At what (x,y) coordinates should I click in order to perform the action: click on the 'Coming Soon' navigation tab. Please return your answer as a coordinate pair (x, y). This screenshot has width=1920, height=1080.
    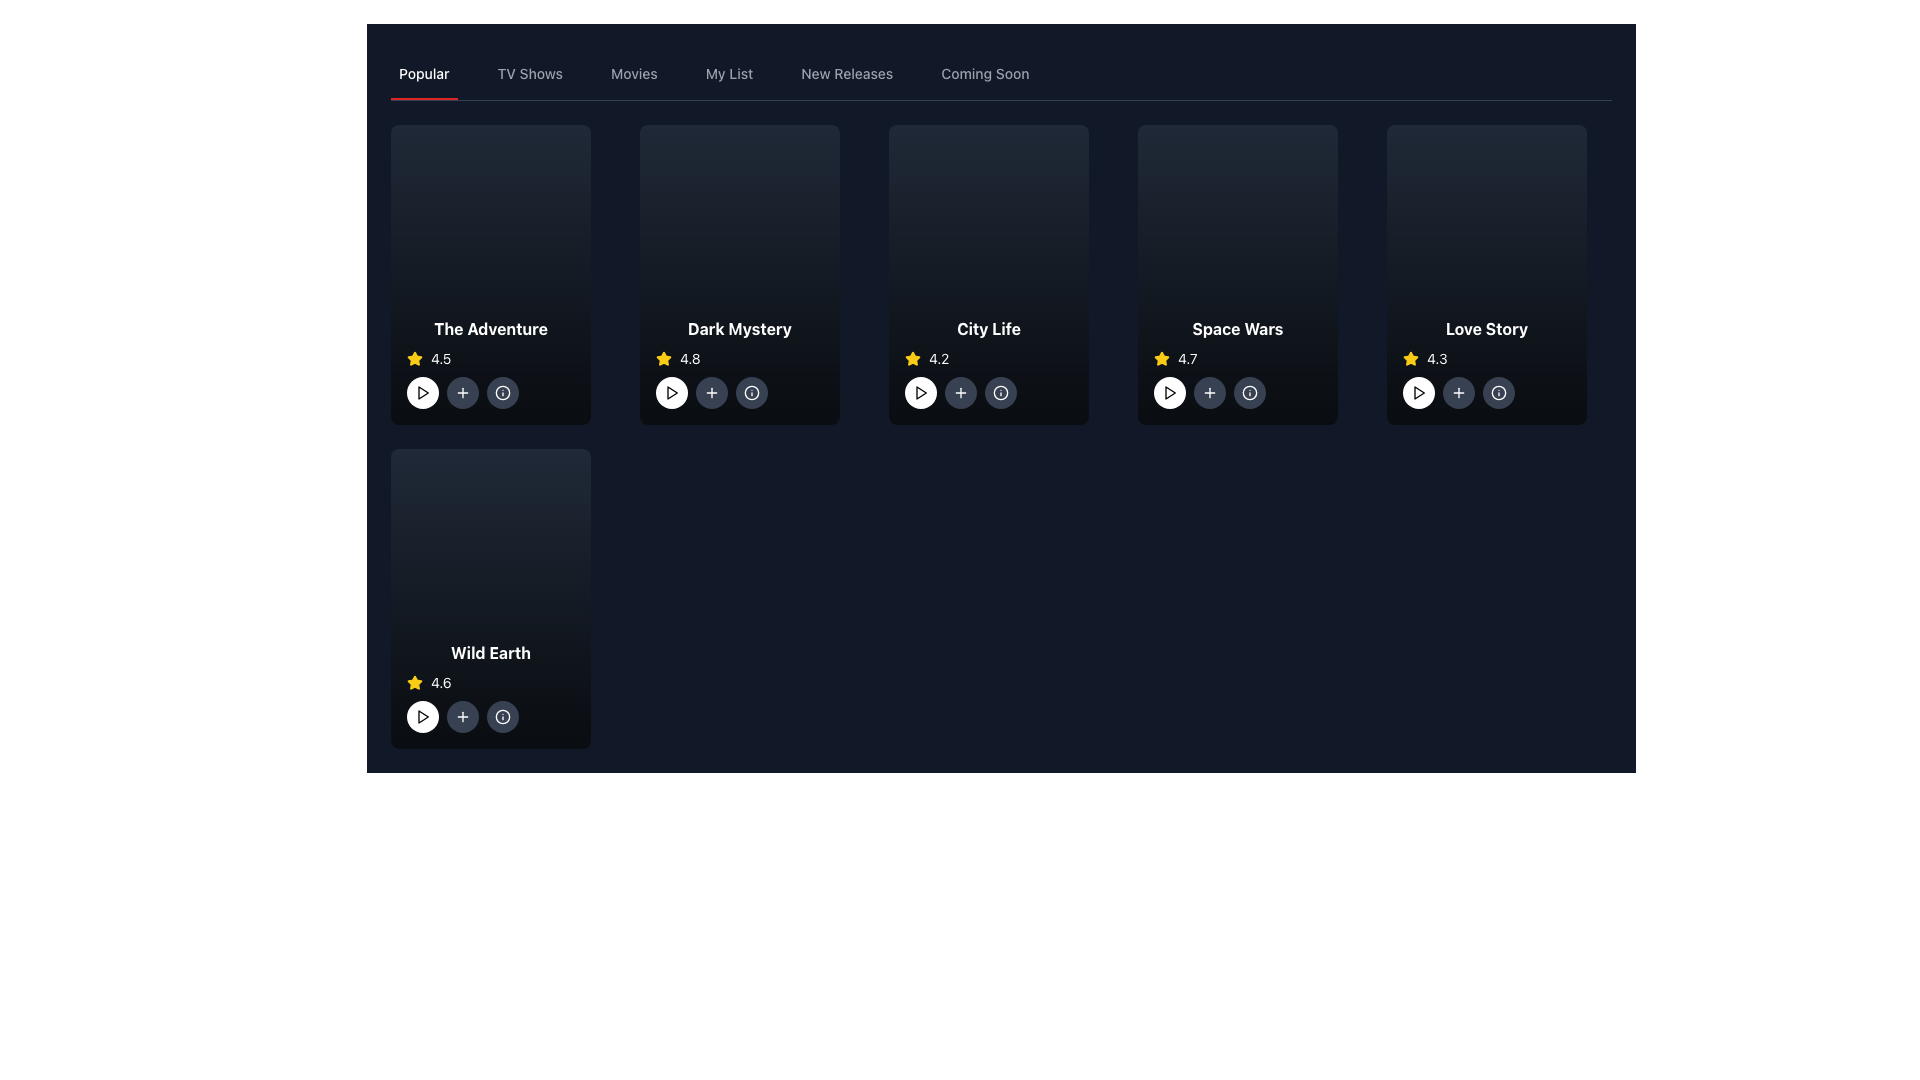
    Looking at the image, I should click on (985, 72).